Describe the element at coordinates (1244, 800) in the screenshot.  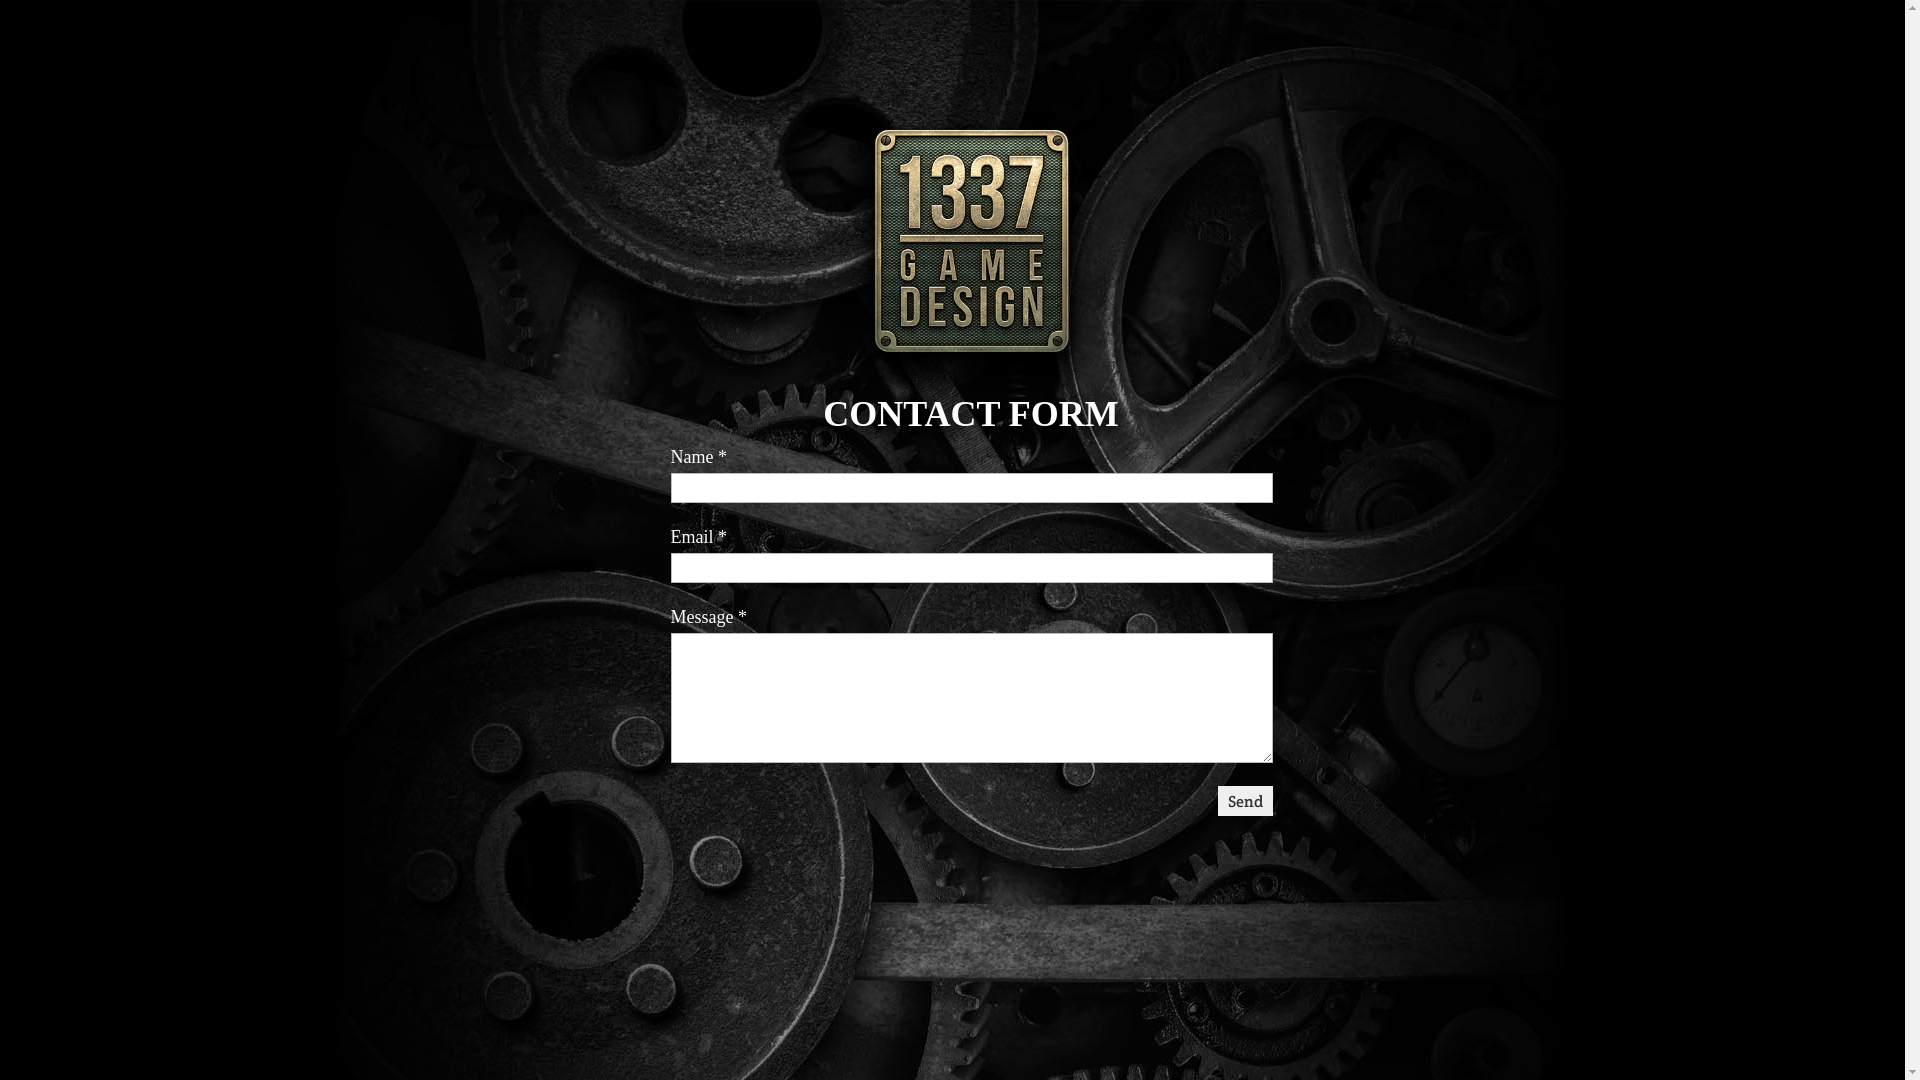
I see `'Send'` at that location.